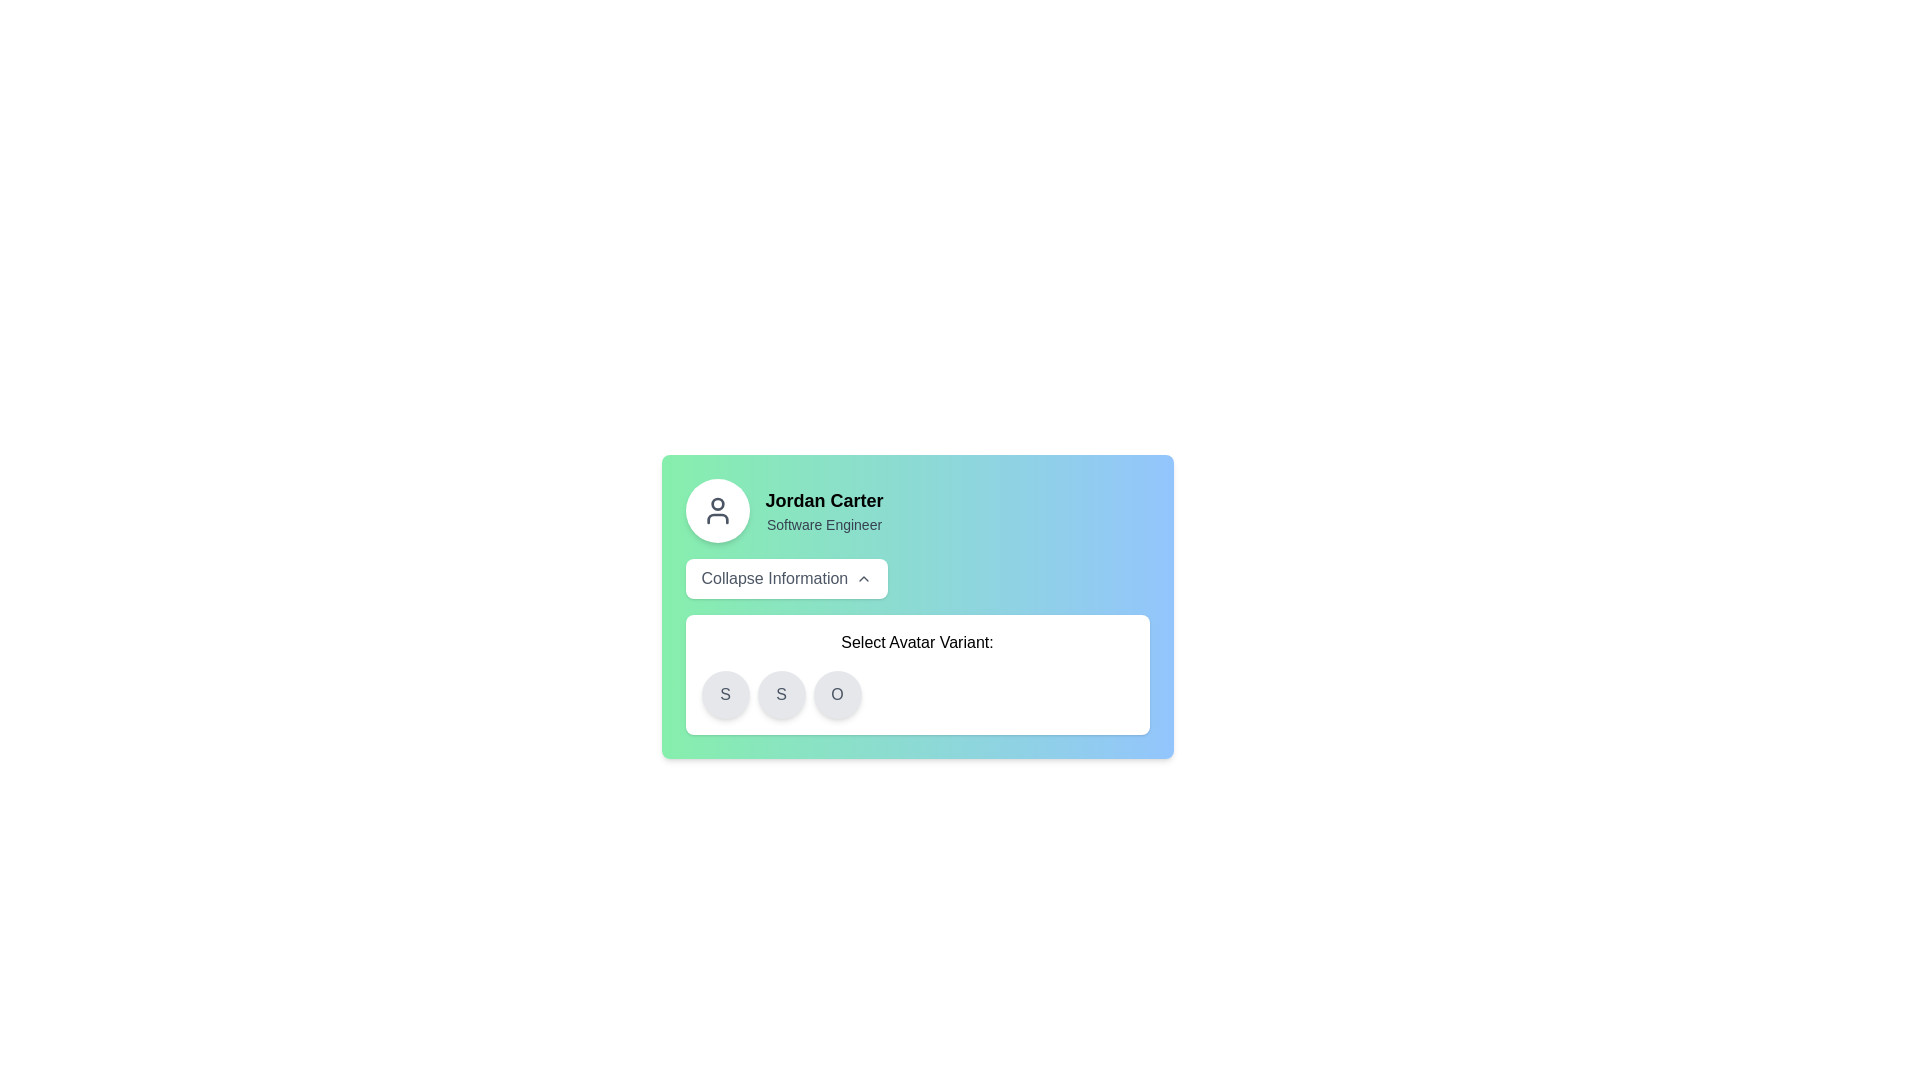  Describe the element at coordinates (916, 643) in the screenshot. I see `the text label that reads 'Select Avatar Variant:', which is styled in a bold font and positioned above a group of circular buttons labeled 'S', 'S', and 'O'` at that location.